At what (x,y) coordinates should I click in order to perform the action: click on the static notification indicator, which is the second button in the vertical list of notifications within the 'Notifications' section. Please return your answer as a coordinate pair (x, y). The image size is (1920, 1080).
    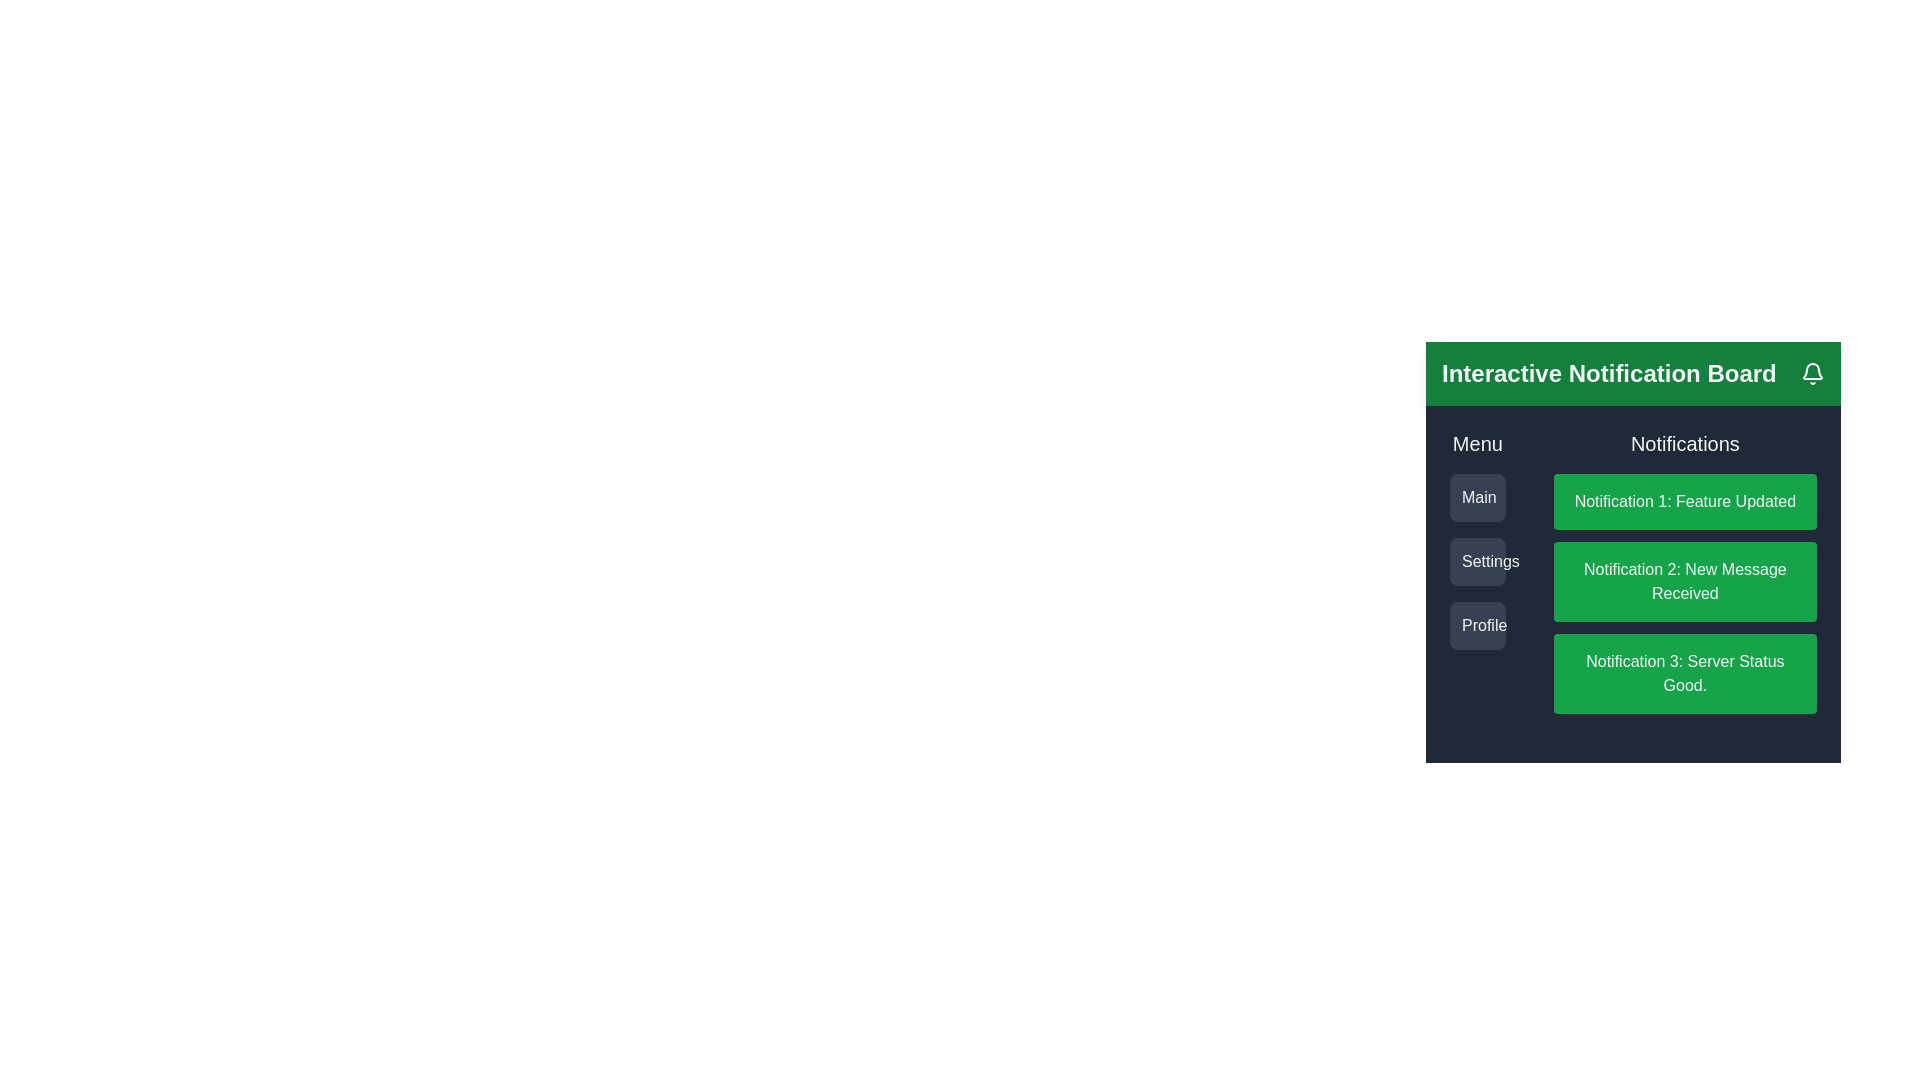
    Looking at the image, I should click on (1684, 582).